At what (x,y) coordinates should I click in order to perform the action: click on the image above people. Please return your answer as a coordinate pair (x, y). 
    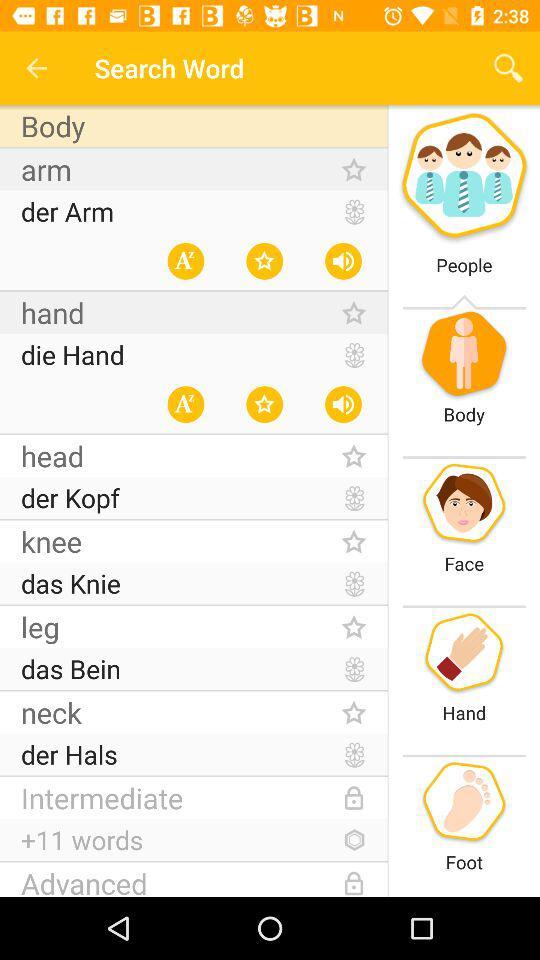
    Looking at the image, I should click on (464, 178).